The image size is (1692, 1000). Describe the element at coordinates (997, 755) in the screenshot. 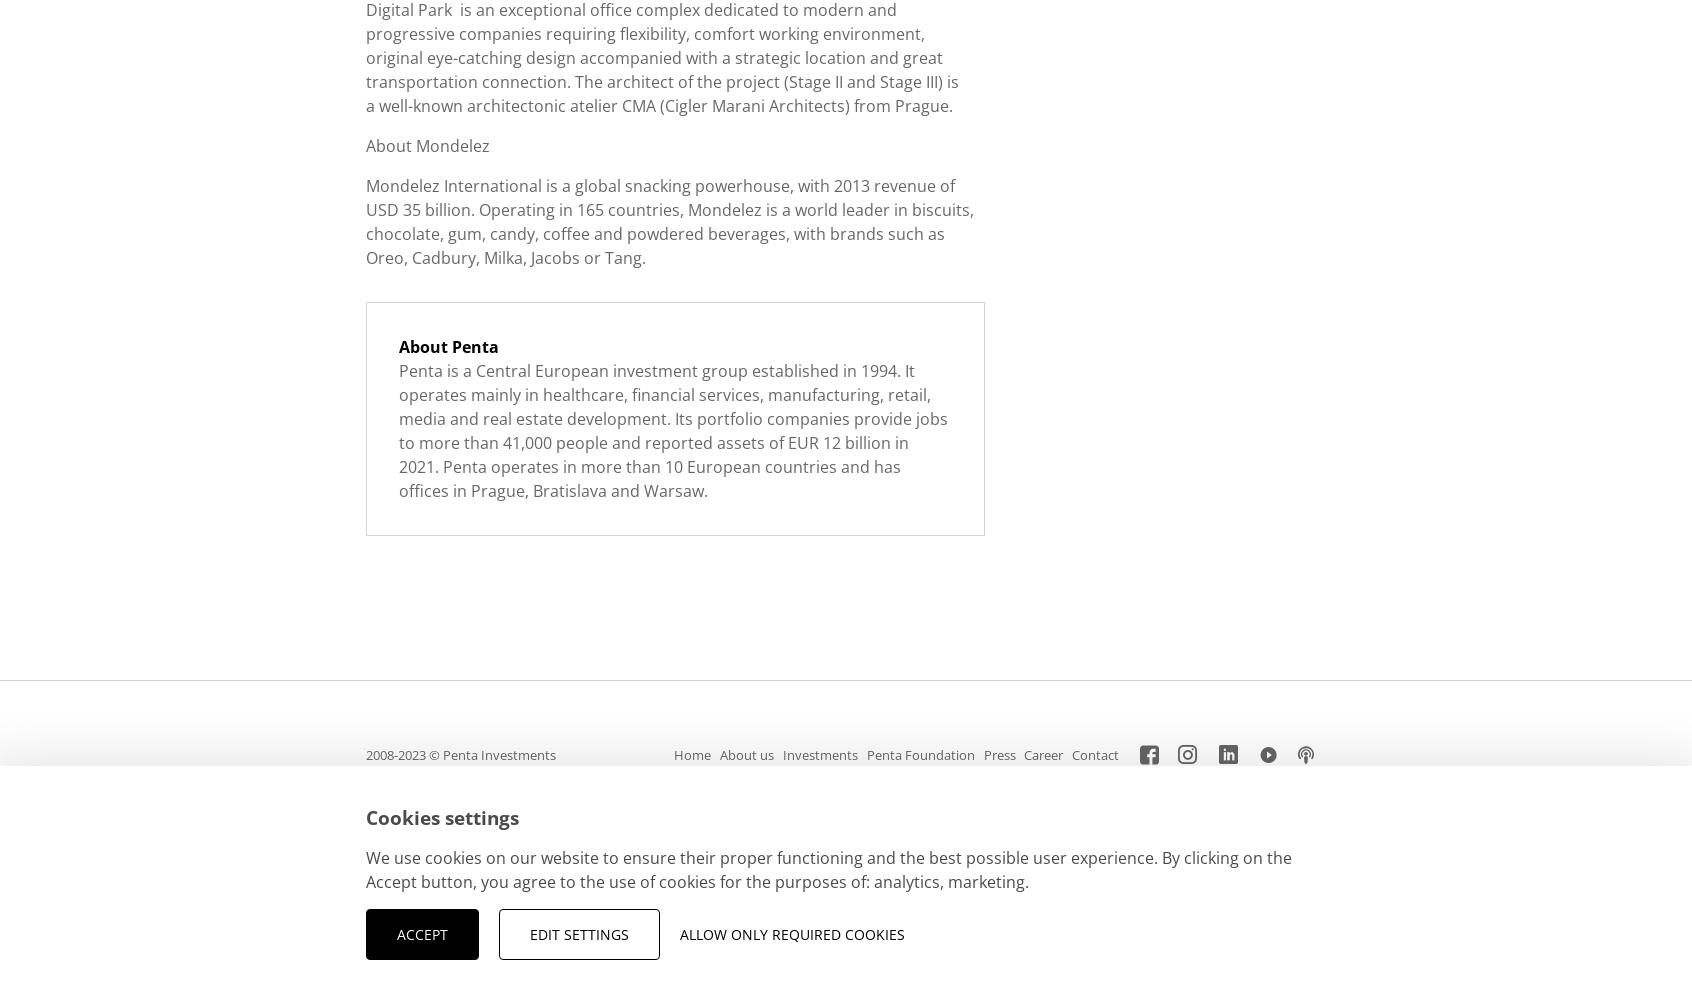

I see `'Press'` at that location.